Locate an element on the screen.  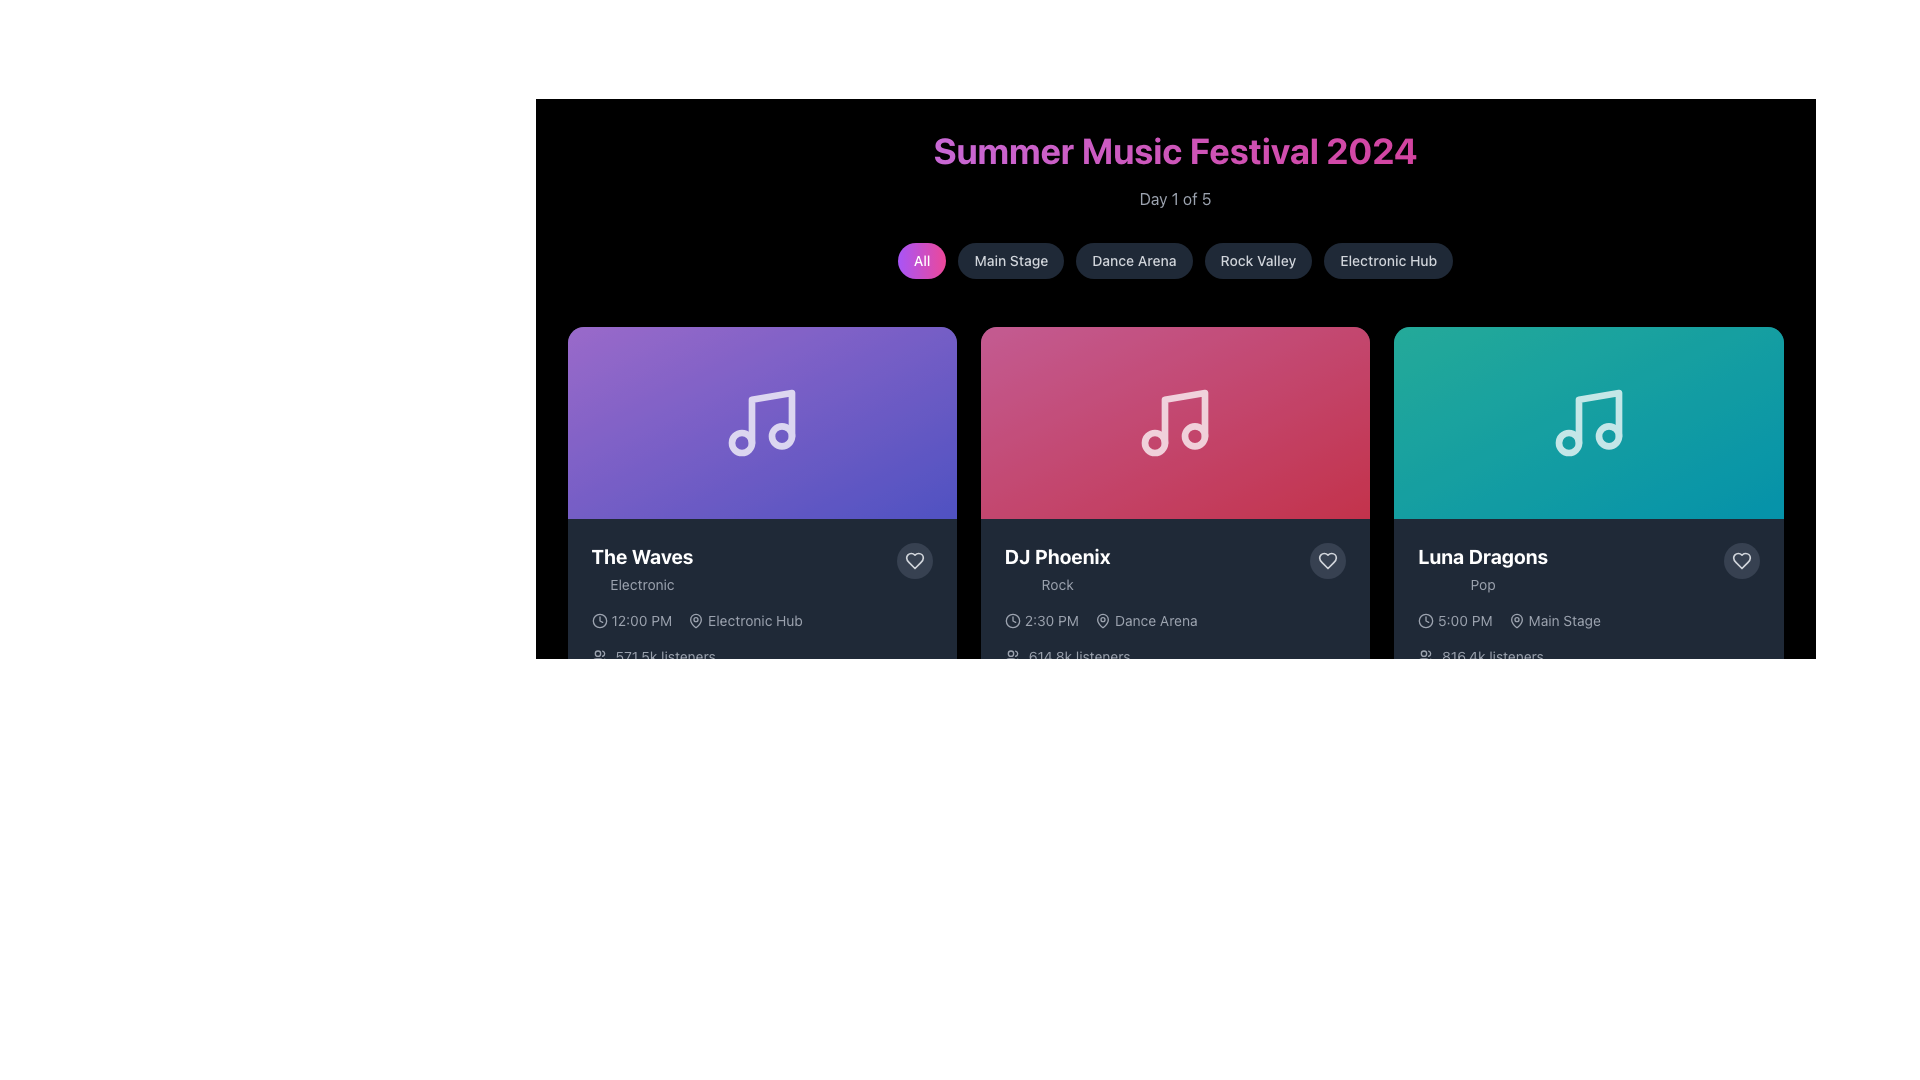
the text display element that shows 'Luna Dragons' in bold white font and 'Pop' in smaller gray font, located at the upper-right corner of the third card in the music festival performances deck is located at coordinates (1483, 569).